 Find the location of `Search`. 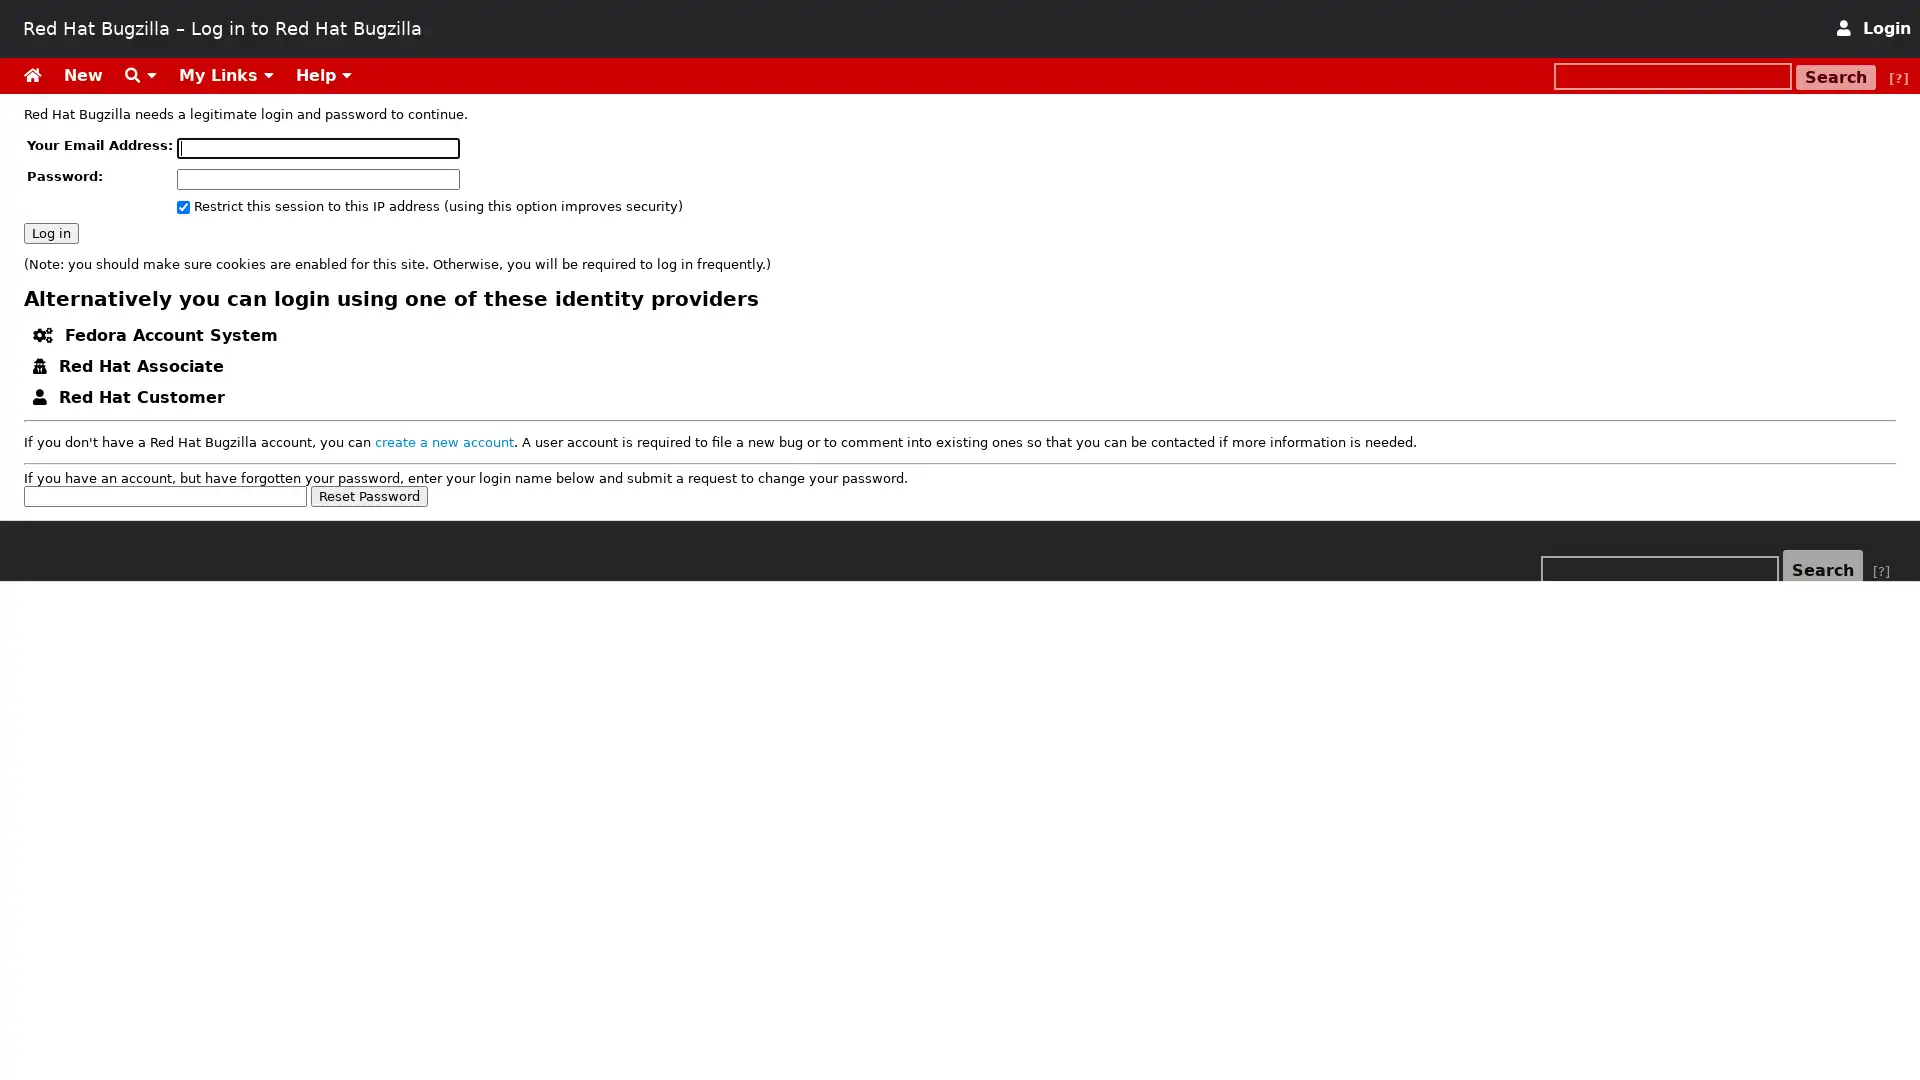

Search is located at coordinates (1823, 570).